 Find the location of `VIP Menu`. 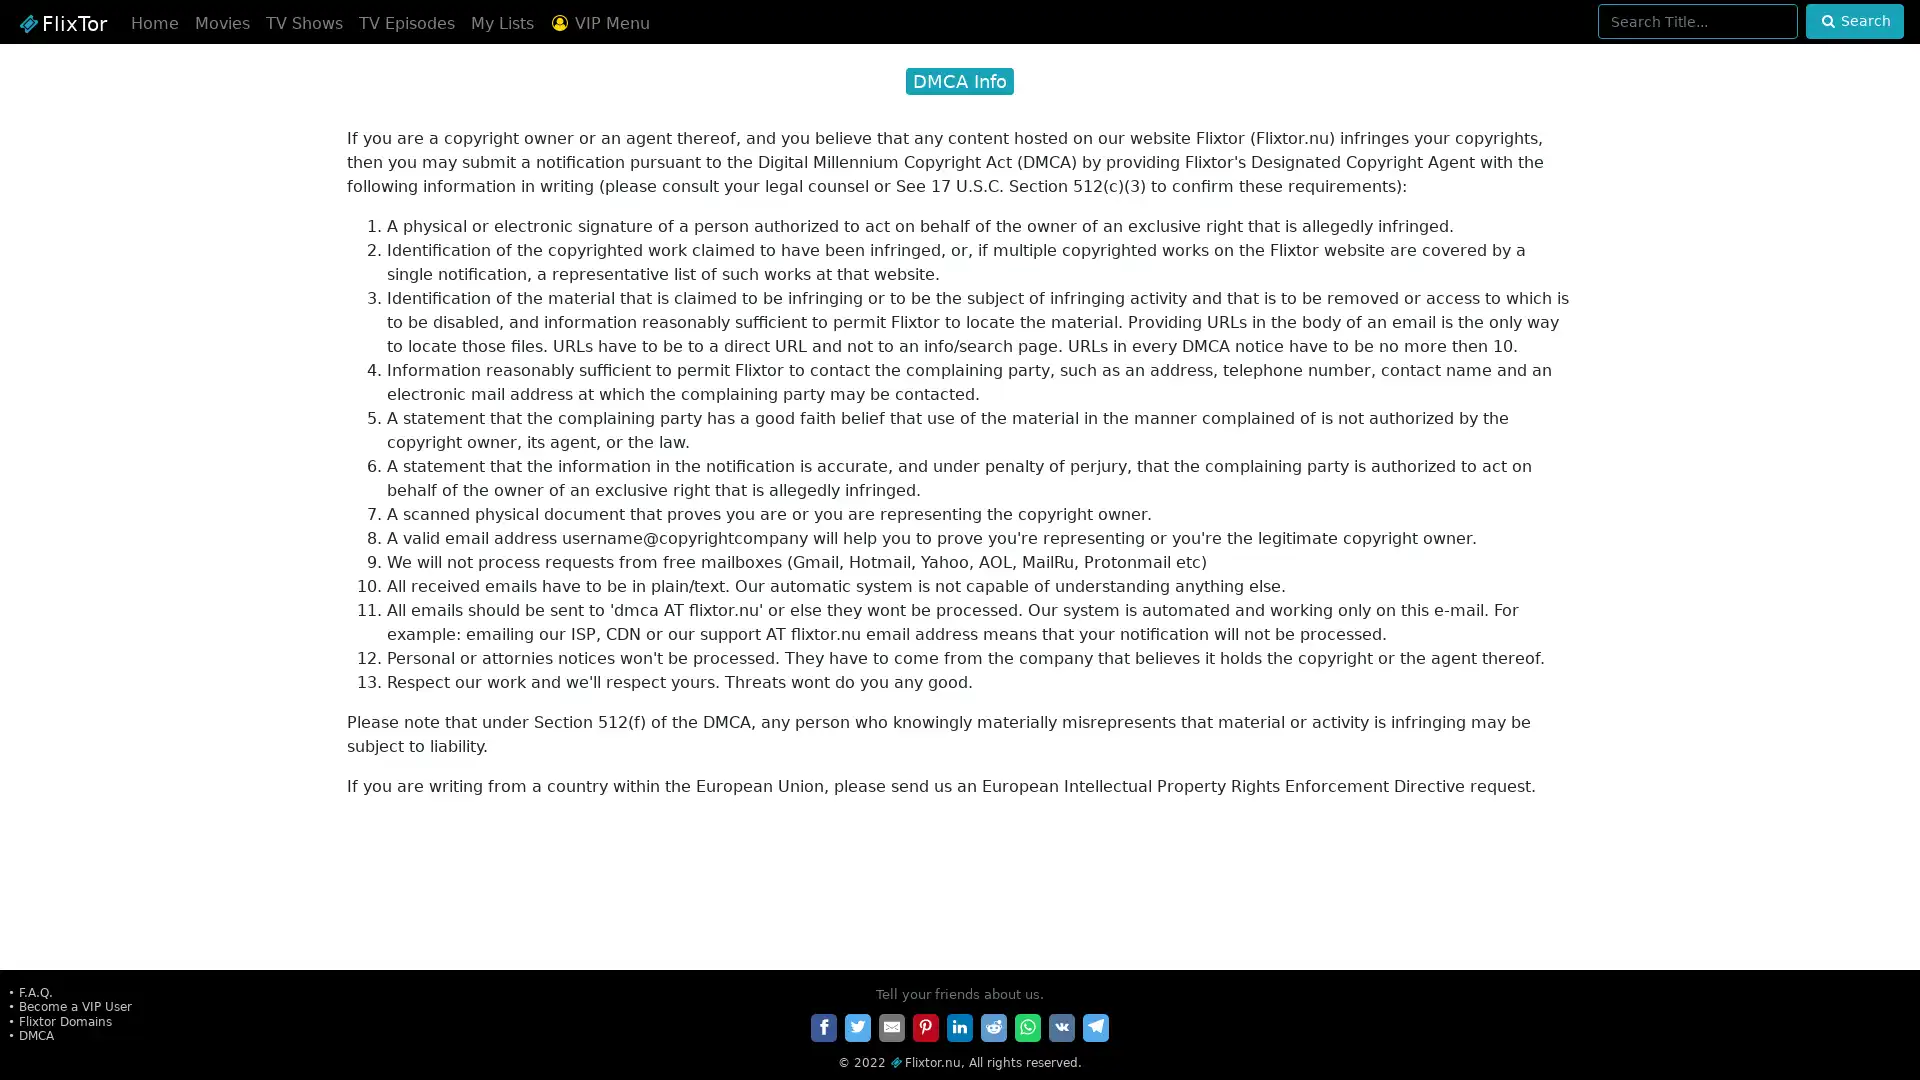

VIP Menu is located at coordinates (598, 23).